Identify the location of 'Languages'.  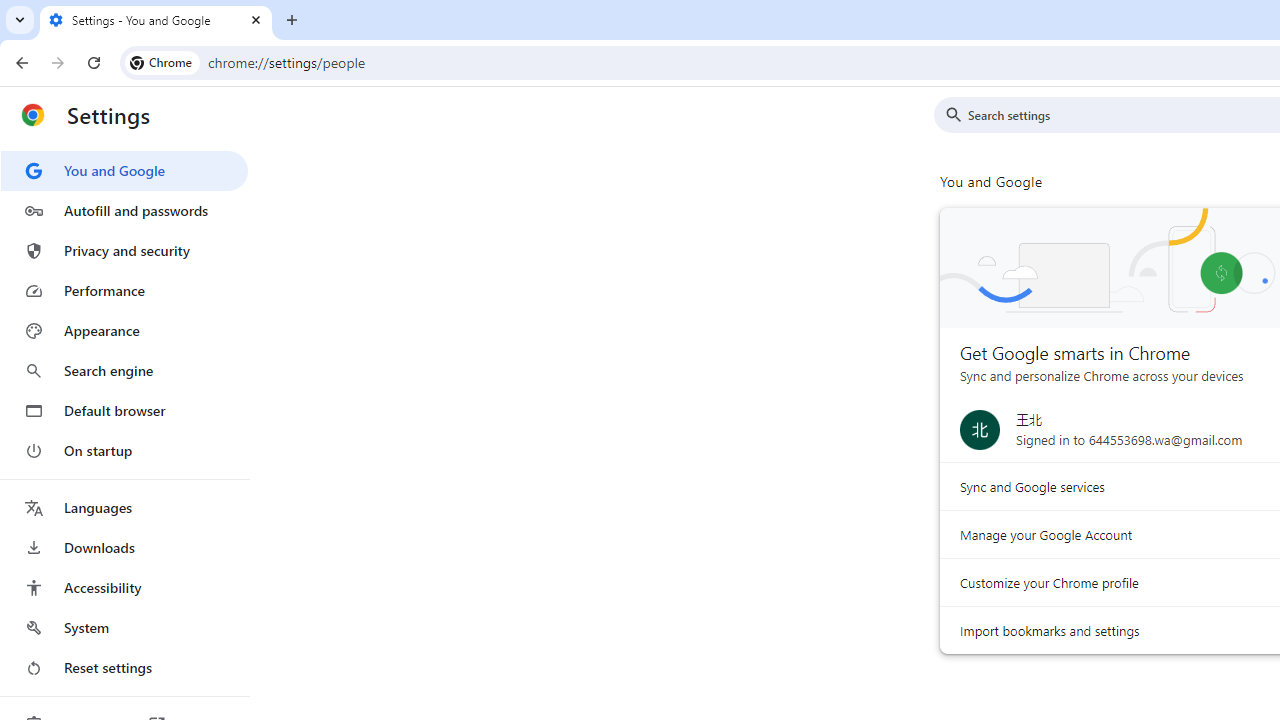
(123, 506).